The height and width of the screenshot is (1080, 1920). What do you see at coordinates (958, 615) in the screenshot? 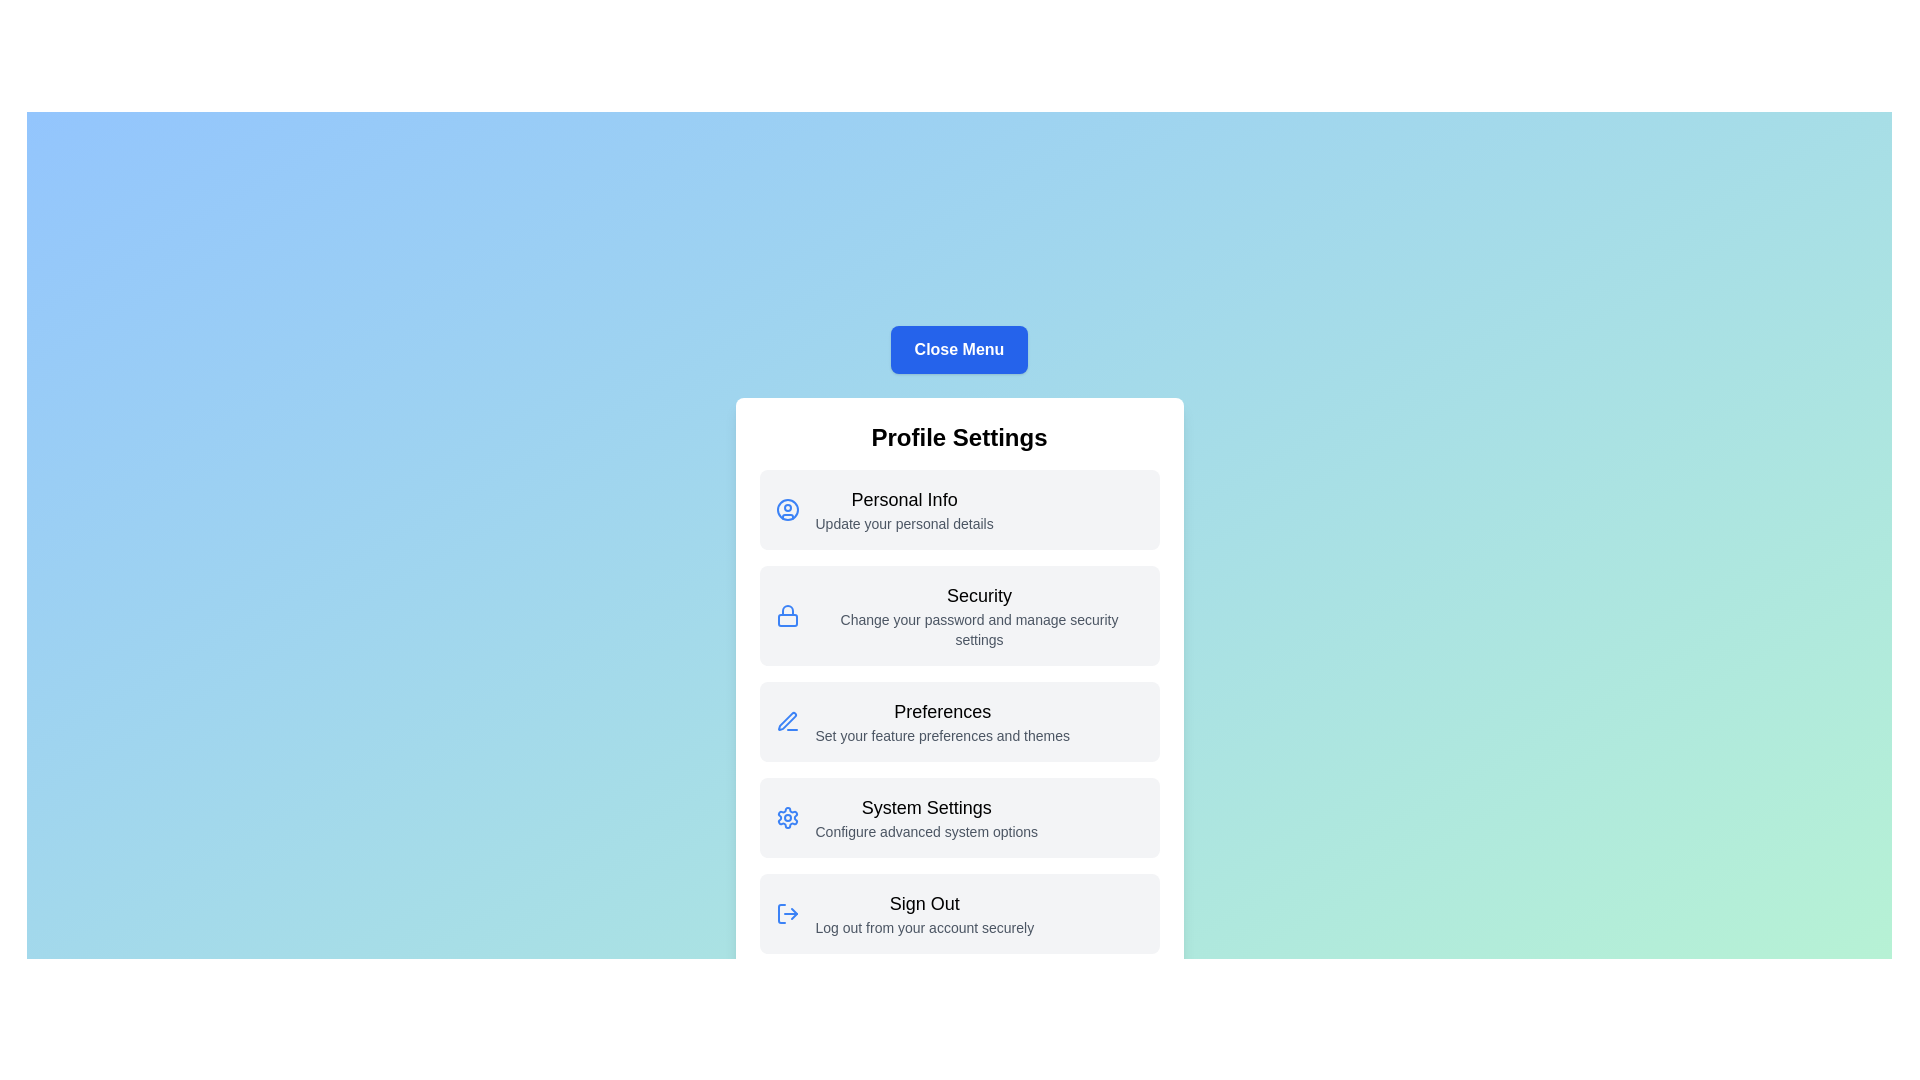
I see `the menu item labeled Security for detailed actions` at bounding box center [958, 615].